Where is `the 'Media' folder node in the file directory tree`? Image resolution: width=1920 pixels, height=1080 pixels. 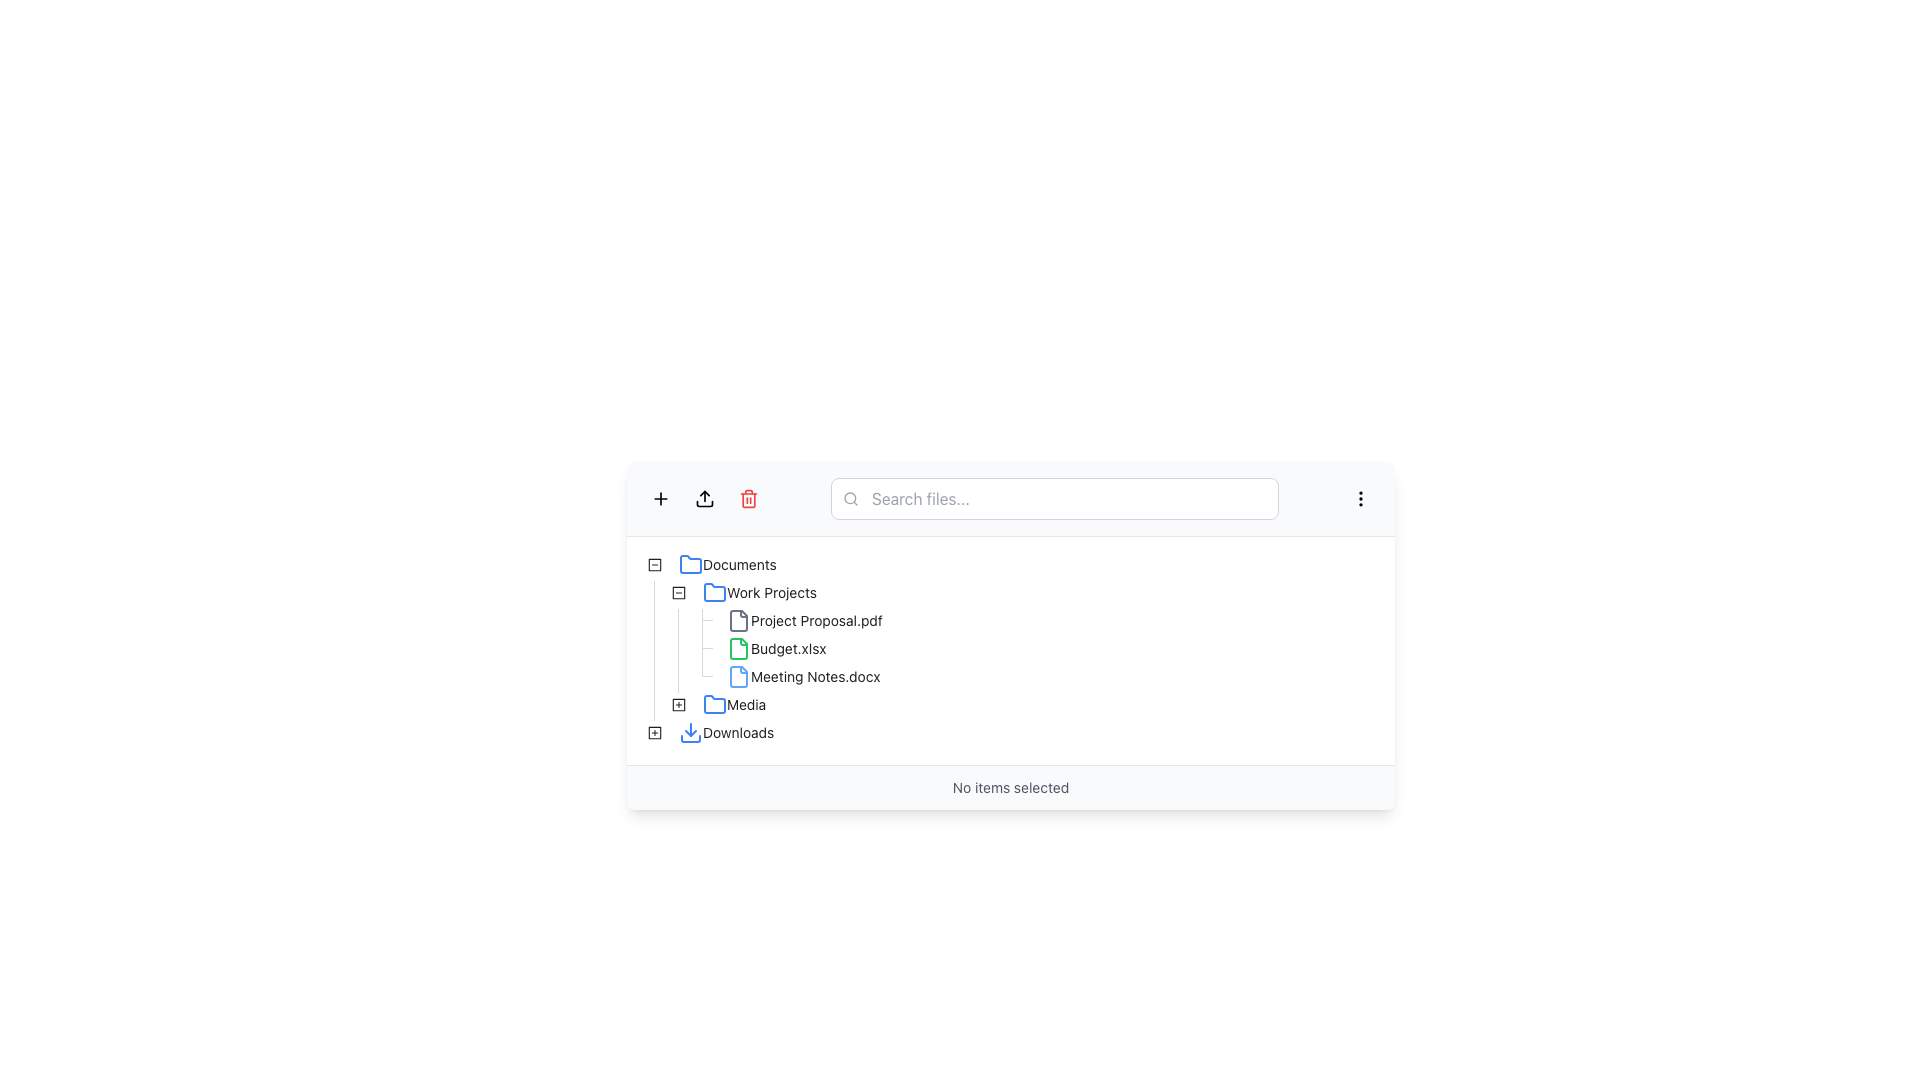
the 'Media' folder node in the file directory tree is located at coordinates (745, 703).